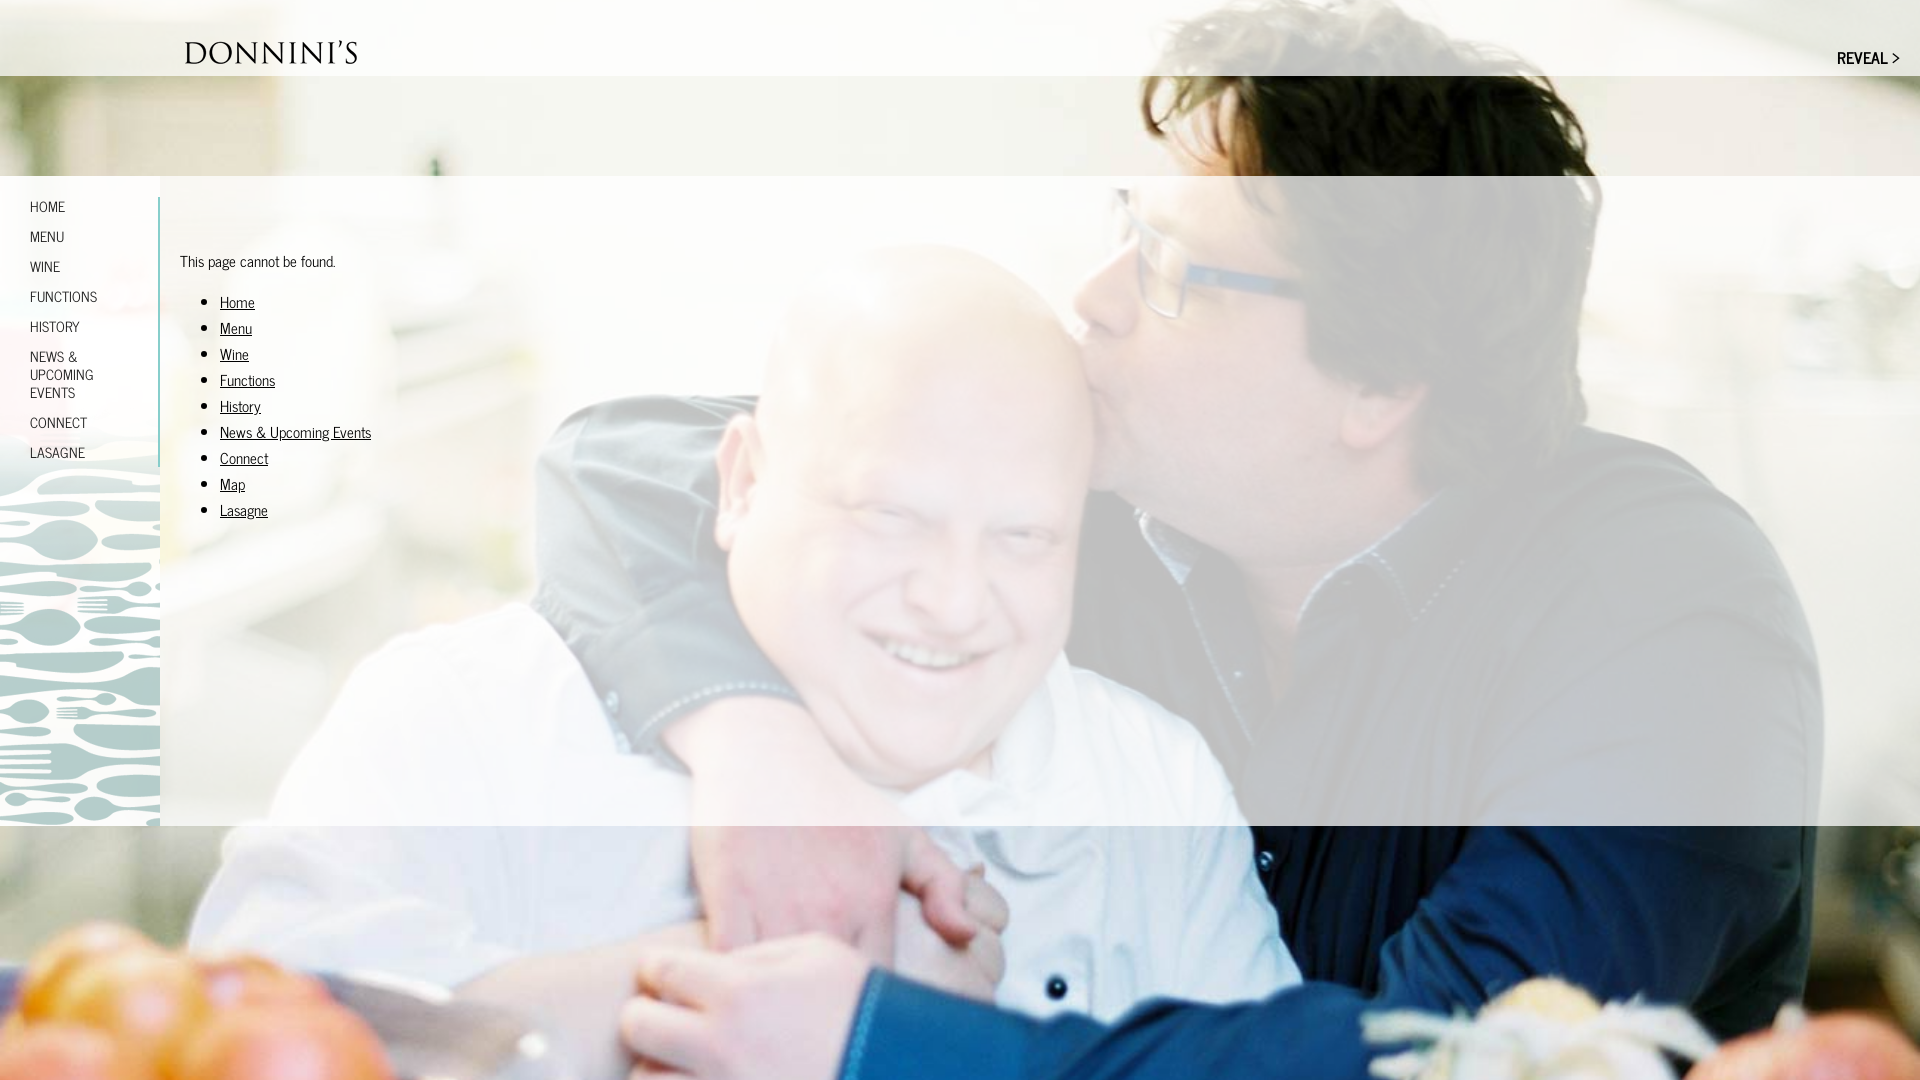 This screenshot has height=1080, width=1920. What do you see at coordinates (0, 325) in the screenshot?
I see `'HISTORY'` at bounding box center [0, 325].